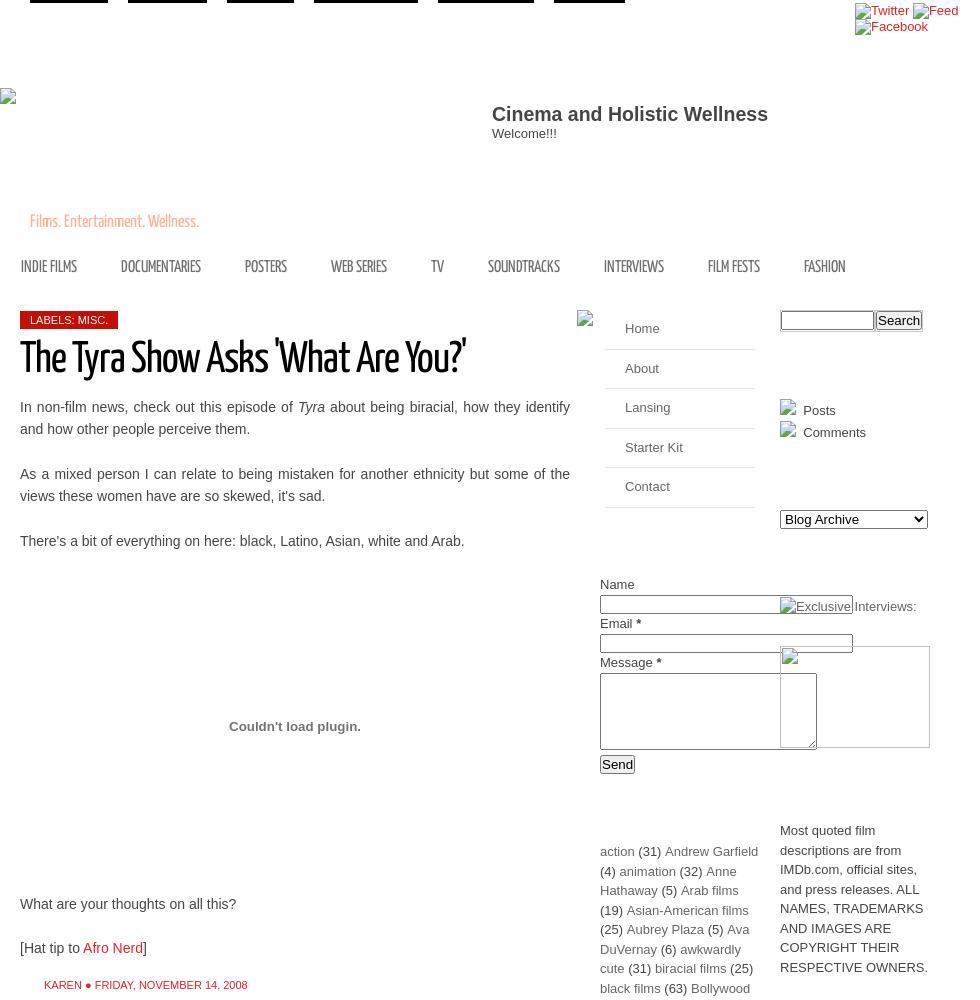 The width and height of the screenshot is (980, 1000). I want to click on 'Welcome!!!', so click(491, 133).